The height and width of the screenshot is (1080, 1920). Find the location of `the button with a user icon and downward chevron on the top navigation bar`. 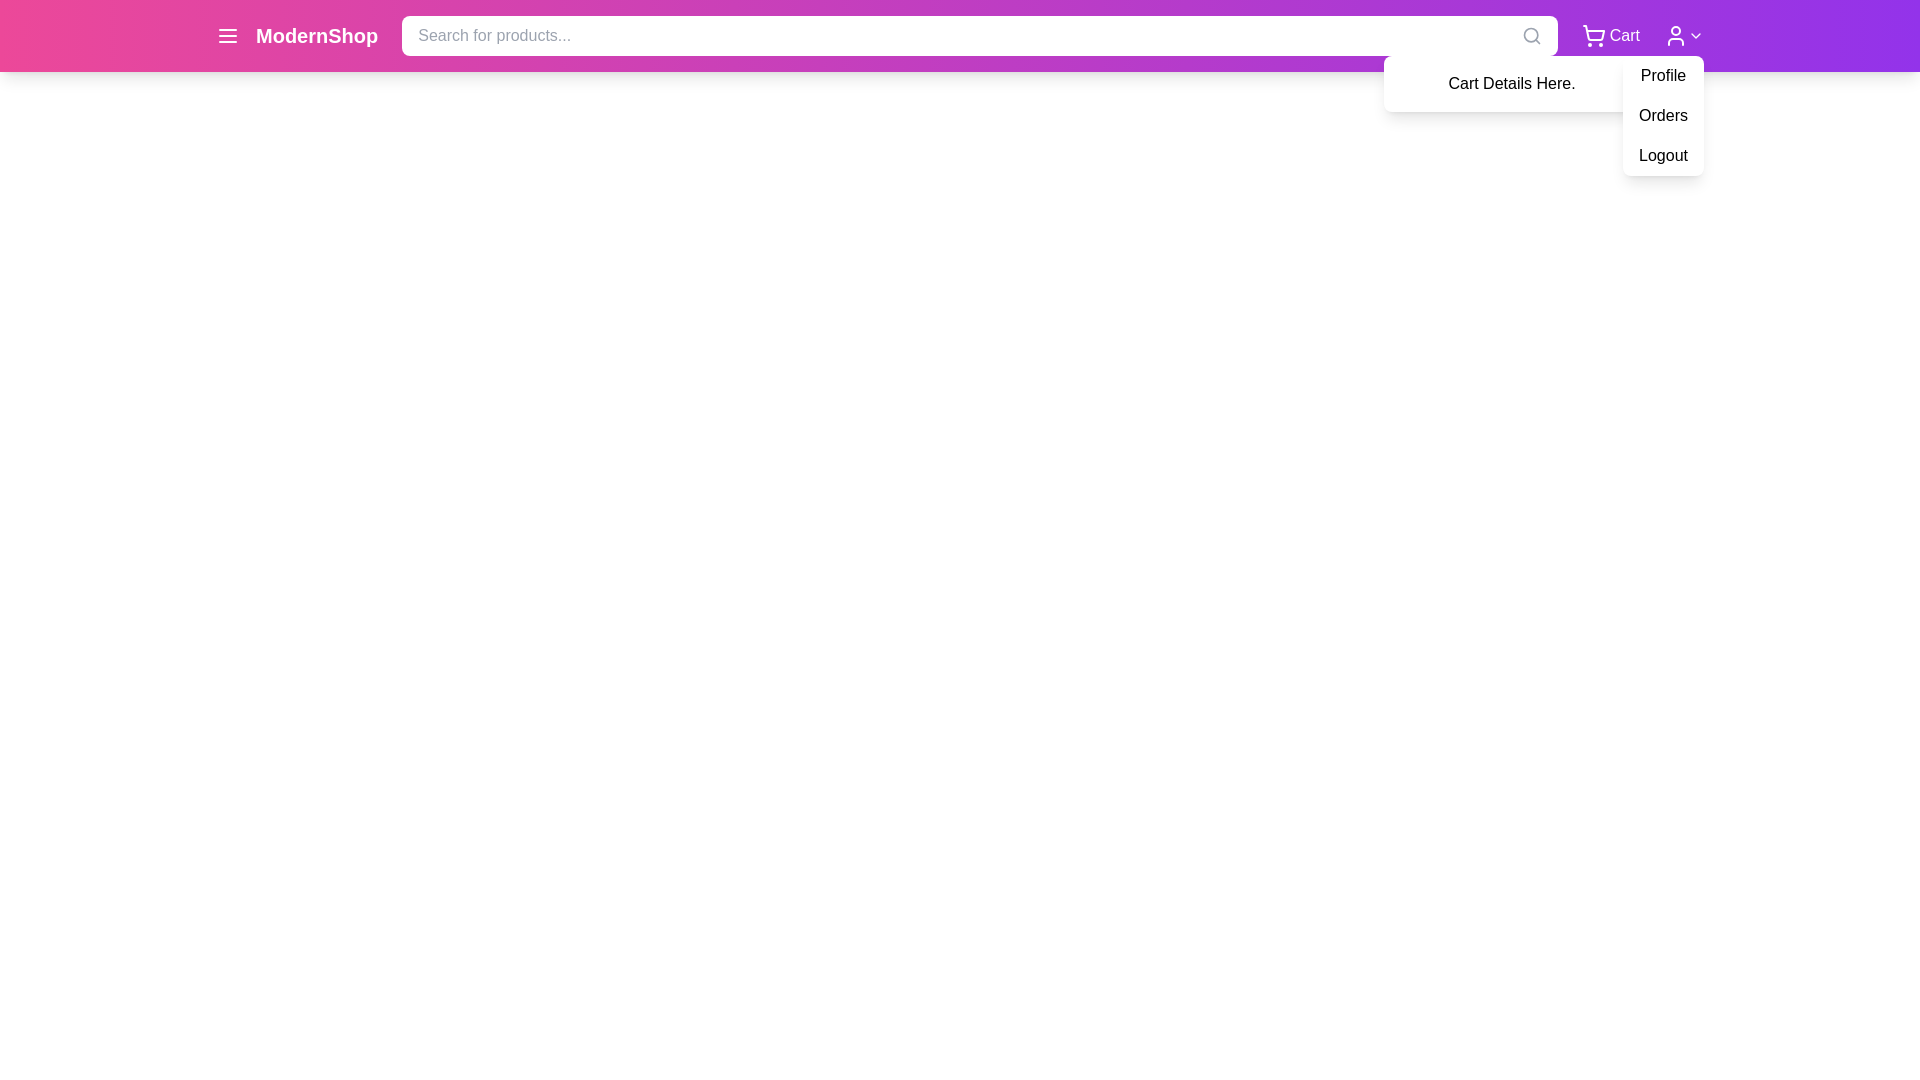

the button with a user icon and downward chevron on the top navigation bar is located at coordinates (1683, 35).